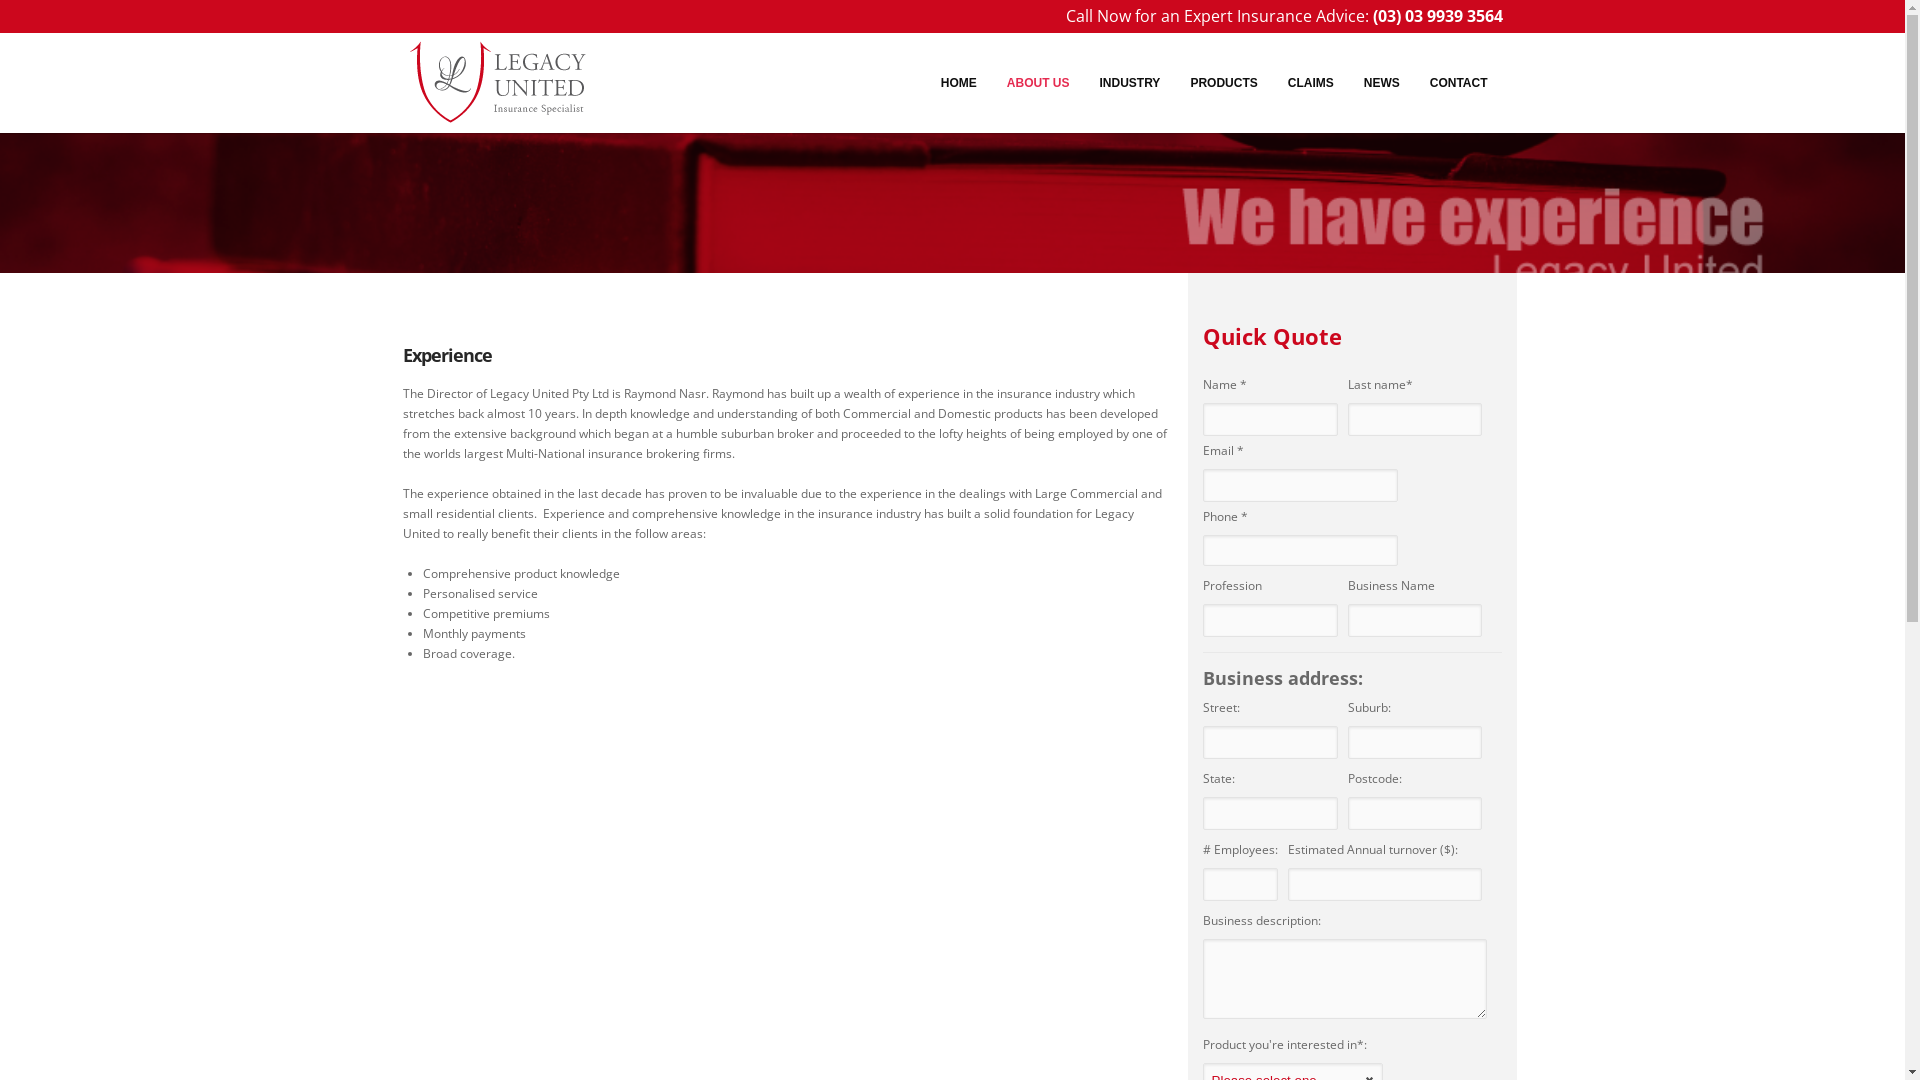 The image size is (1920, 1080). Describe the element at coordinates (1129, 82) in the screenshot. I see `'INDUSTRY'` at that location.